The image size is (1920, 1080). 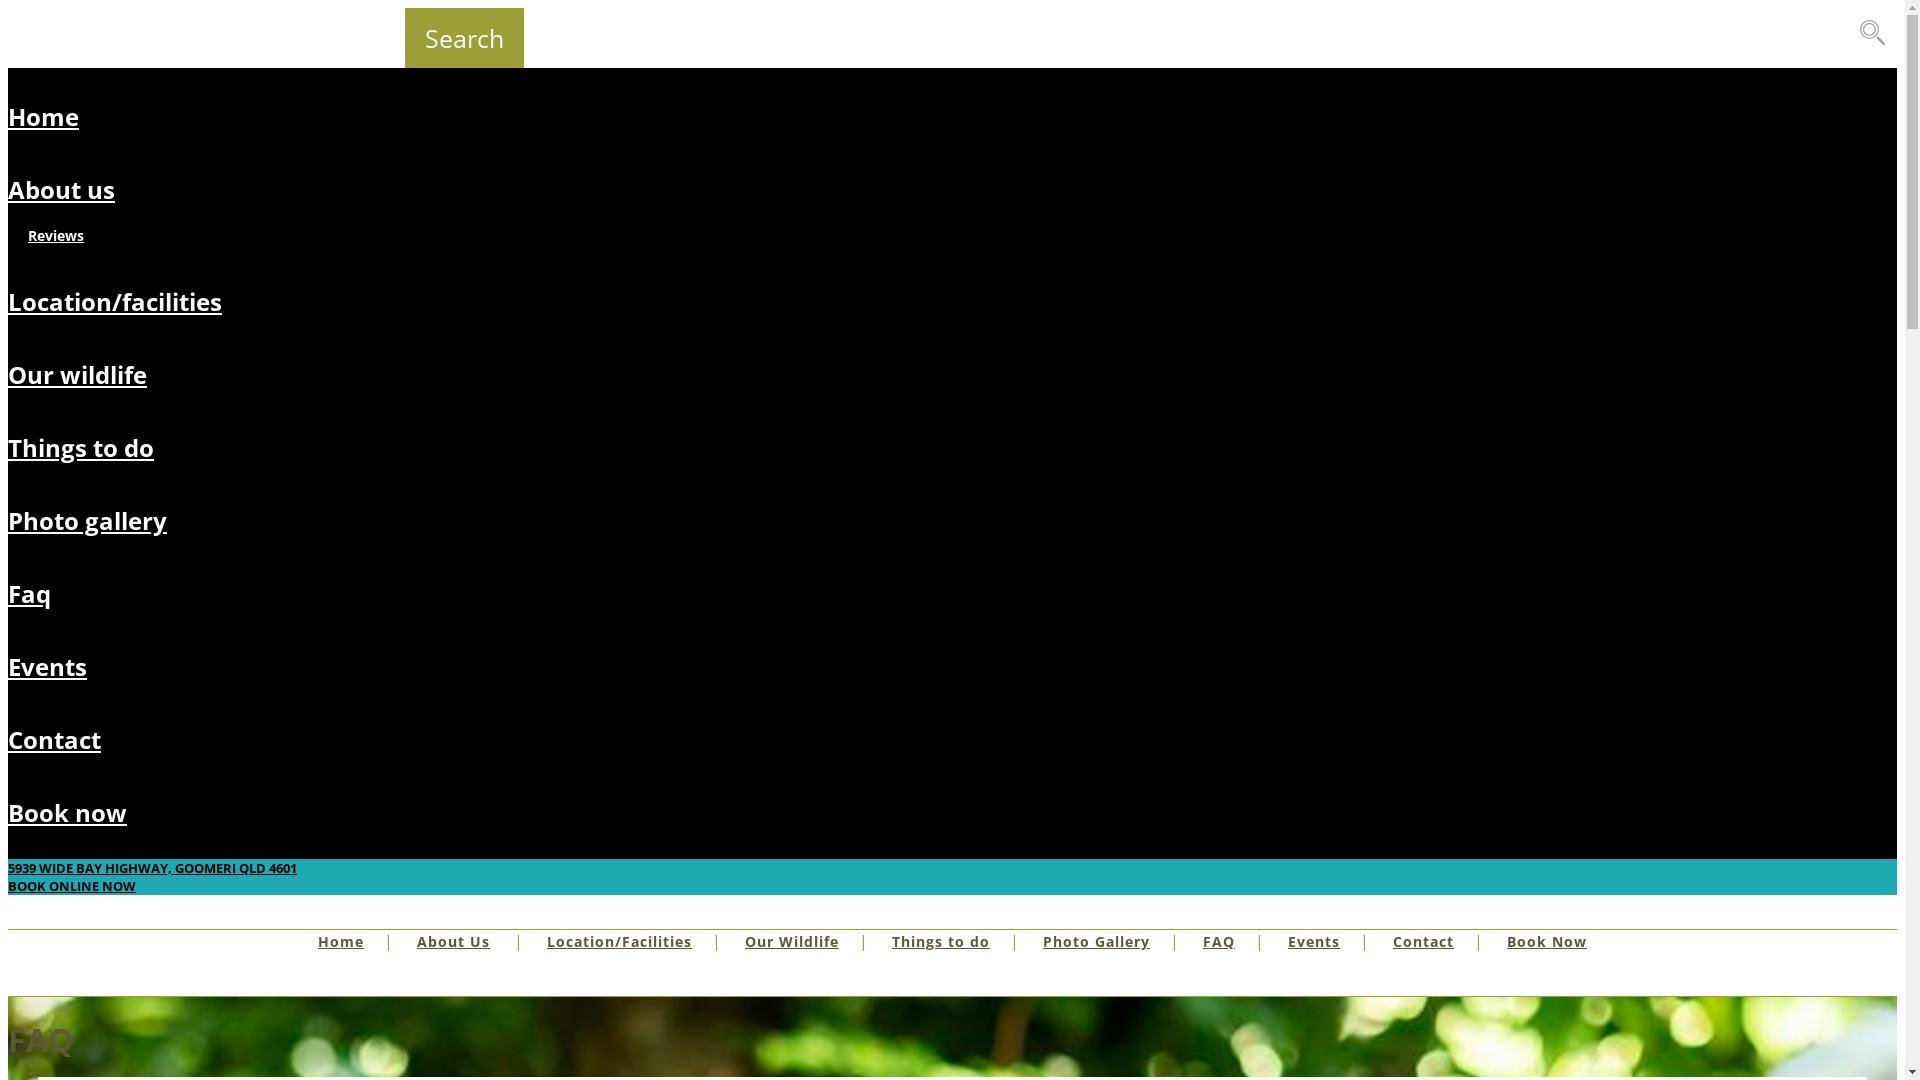 I want to click on 'location/facilities', so click(x=114, y=301).